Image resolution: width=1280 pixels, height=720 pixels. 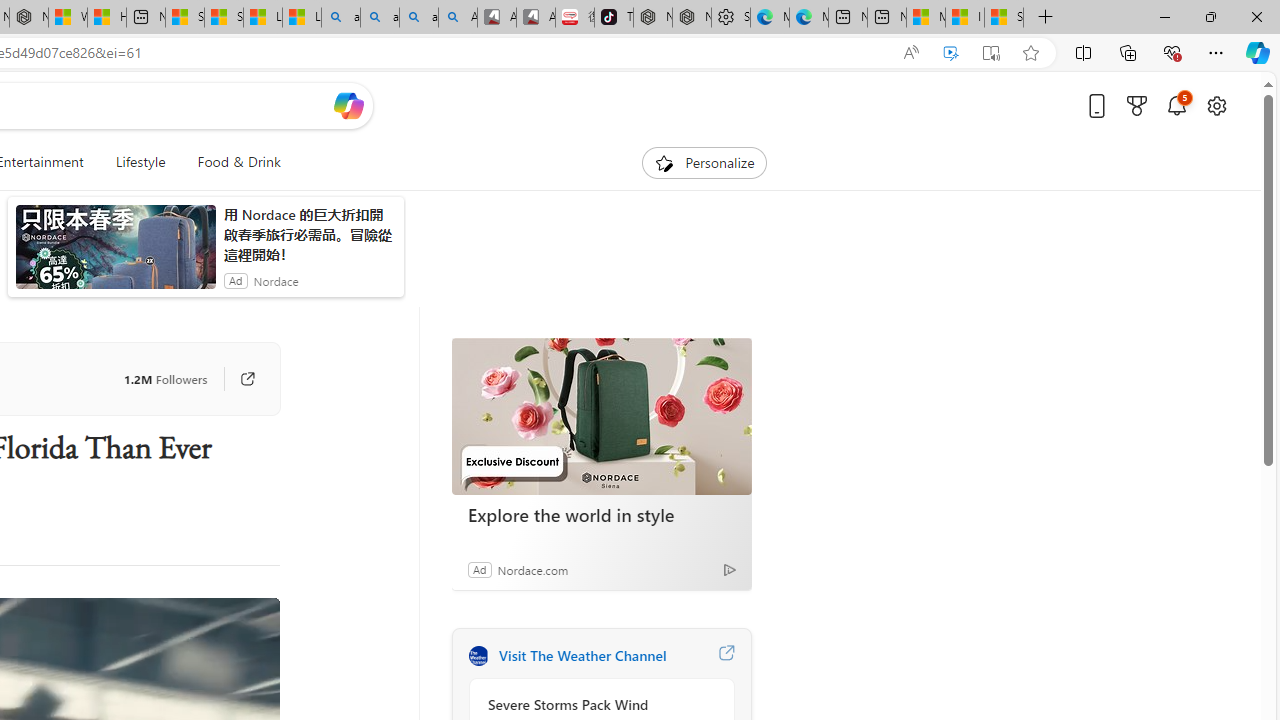 What do you see at coordinates (728, 569) in the screenshot?
I see `'Ad Choice'` at bounding box center [728, 569].